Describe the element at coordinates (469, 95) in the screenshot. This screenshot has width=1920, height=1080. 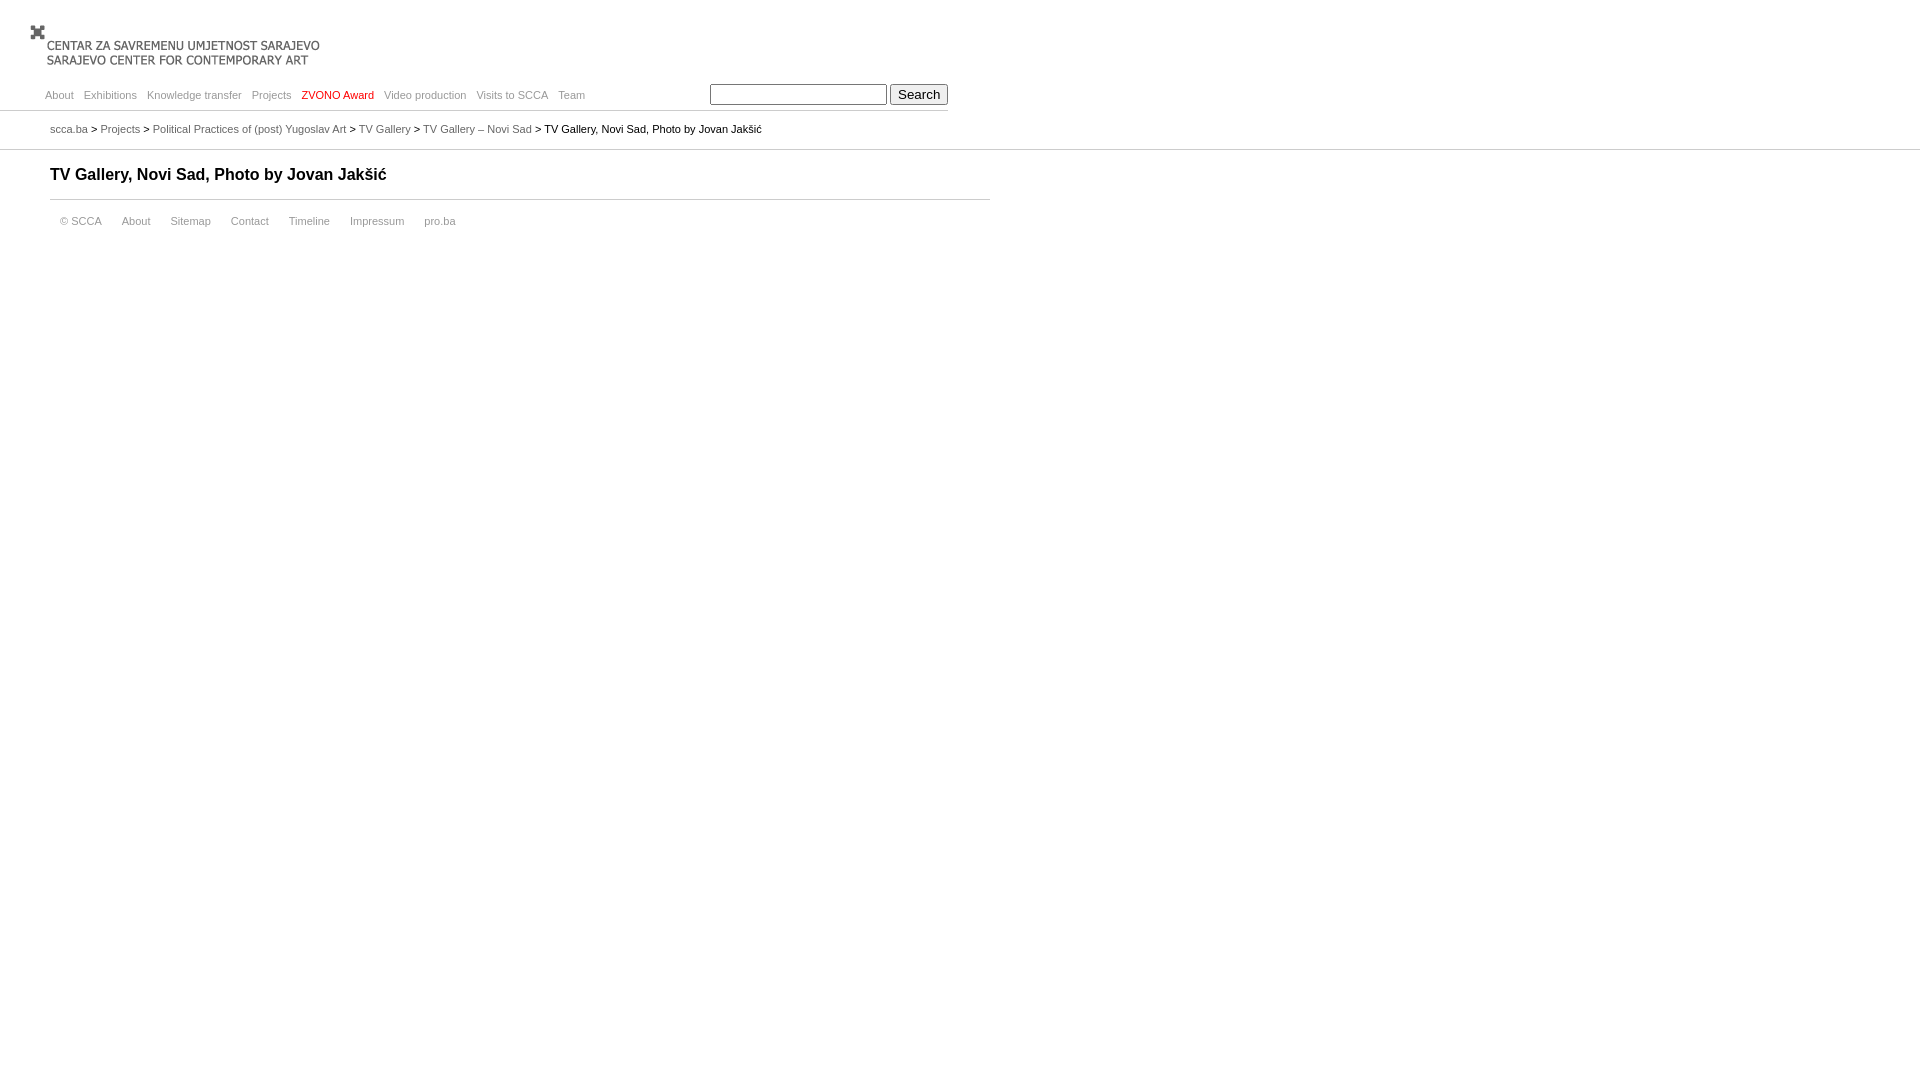
I see `'Visits to SCCA'` at that location.